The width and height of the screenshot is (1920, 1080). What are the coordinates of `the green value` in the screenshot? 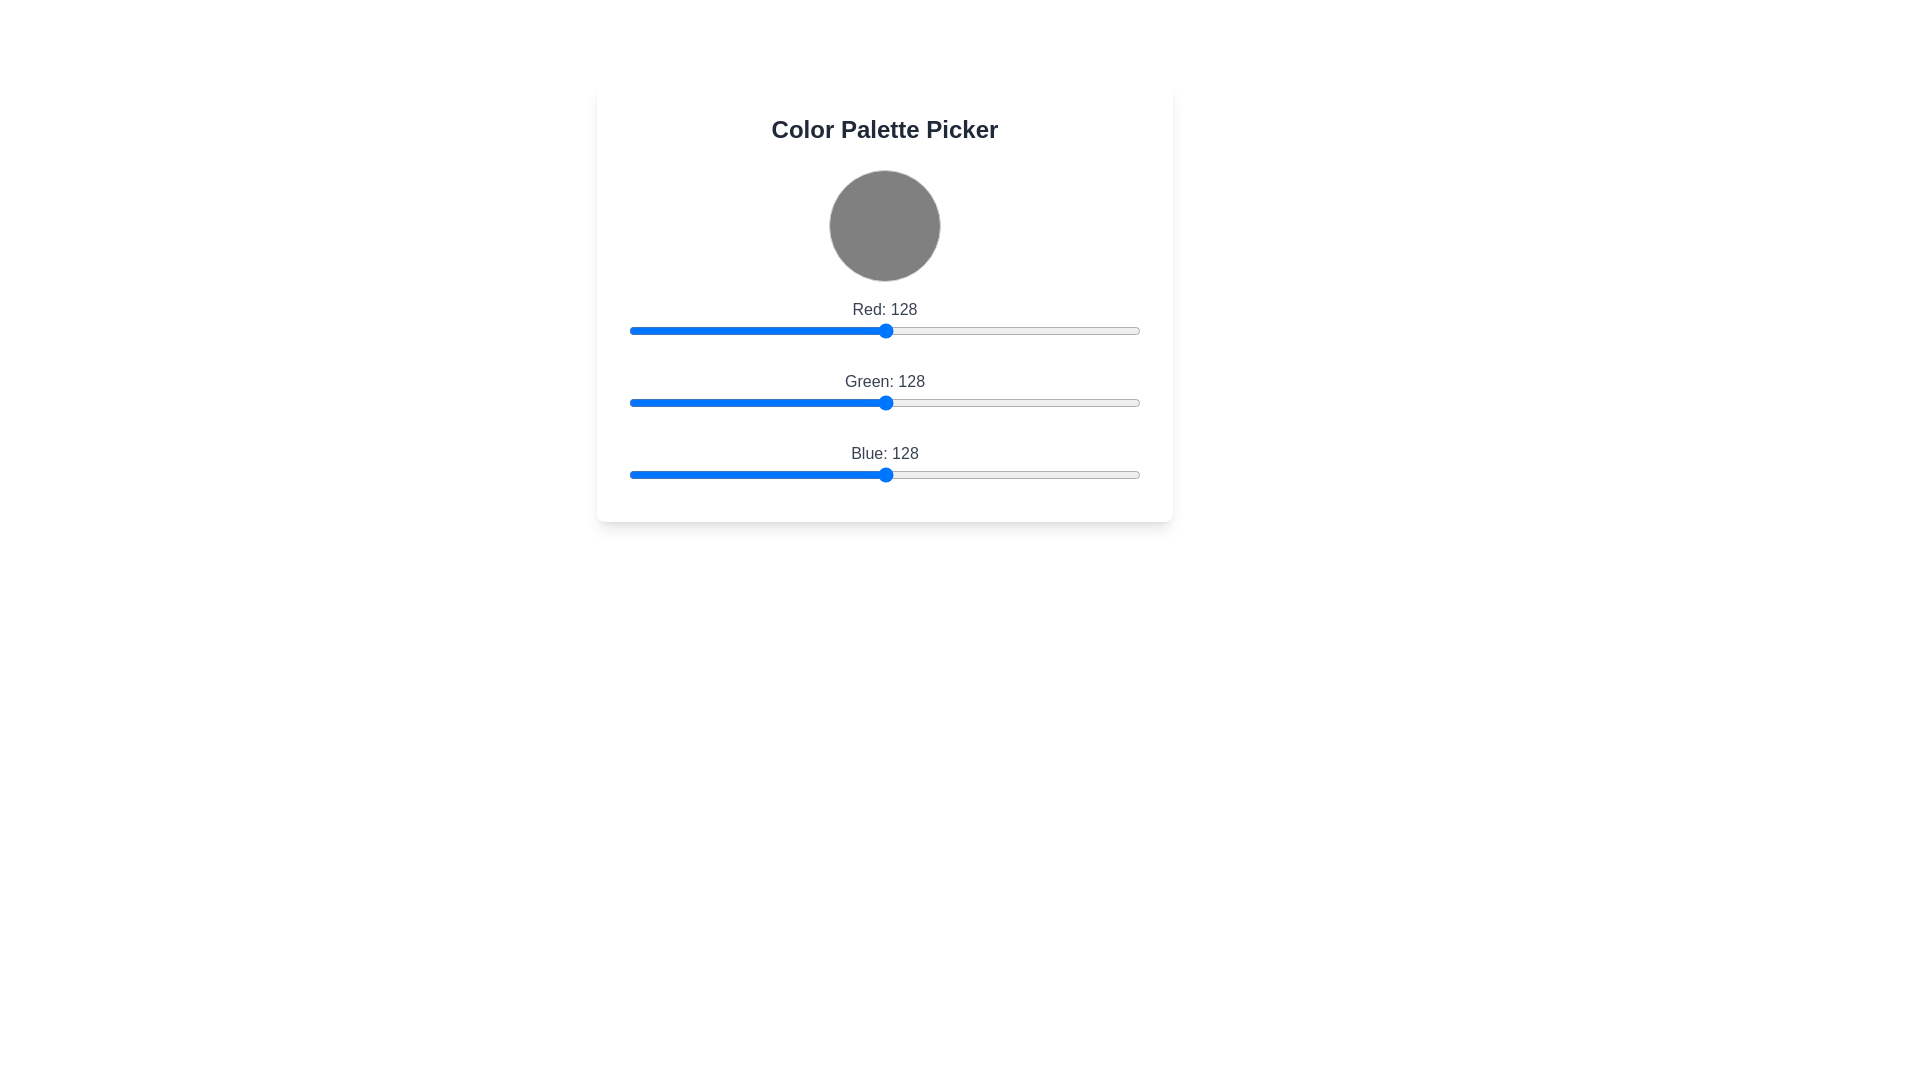 It's located at (687, 402).